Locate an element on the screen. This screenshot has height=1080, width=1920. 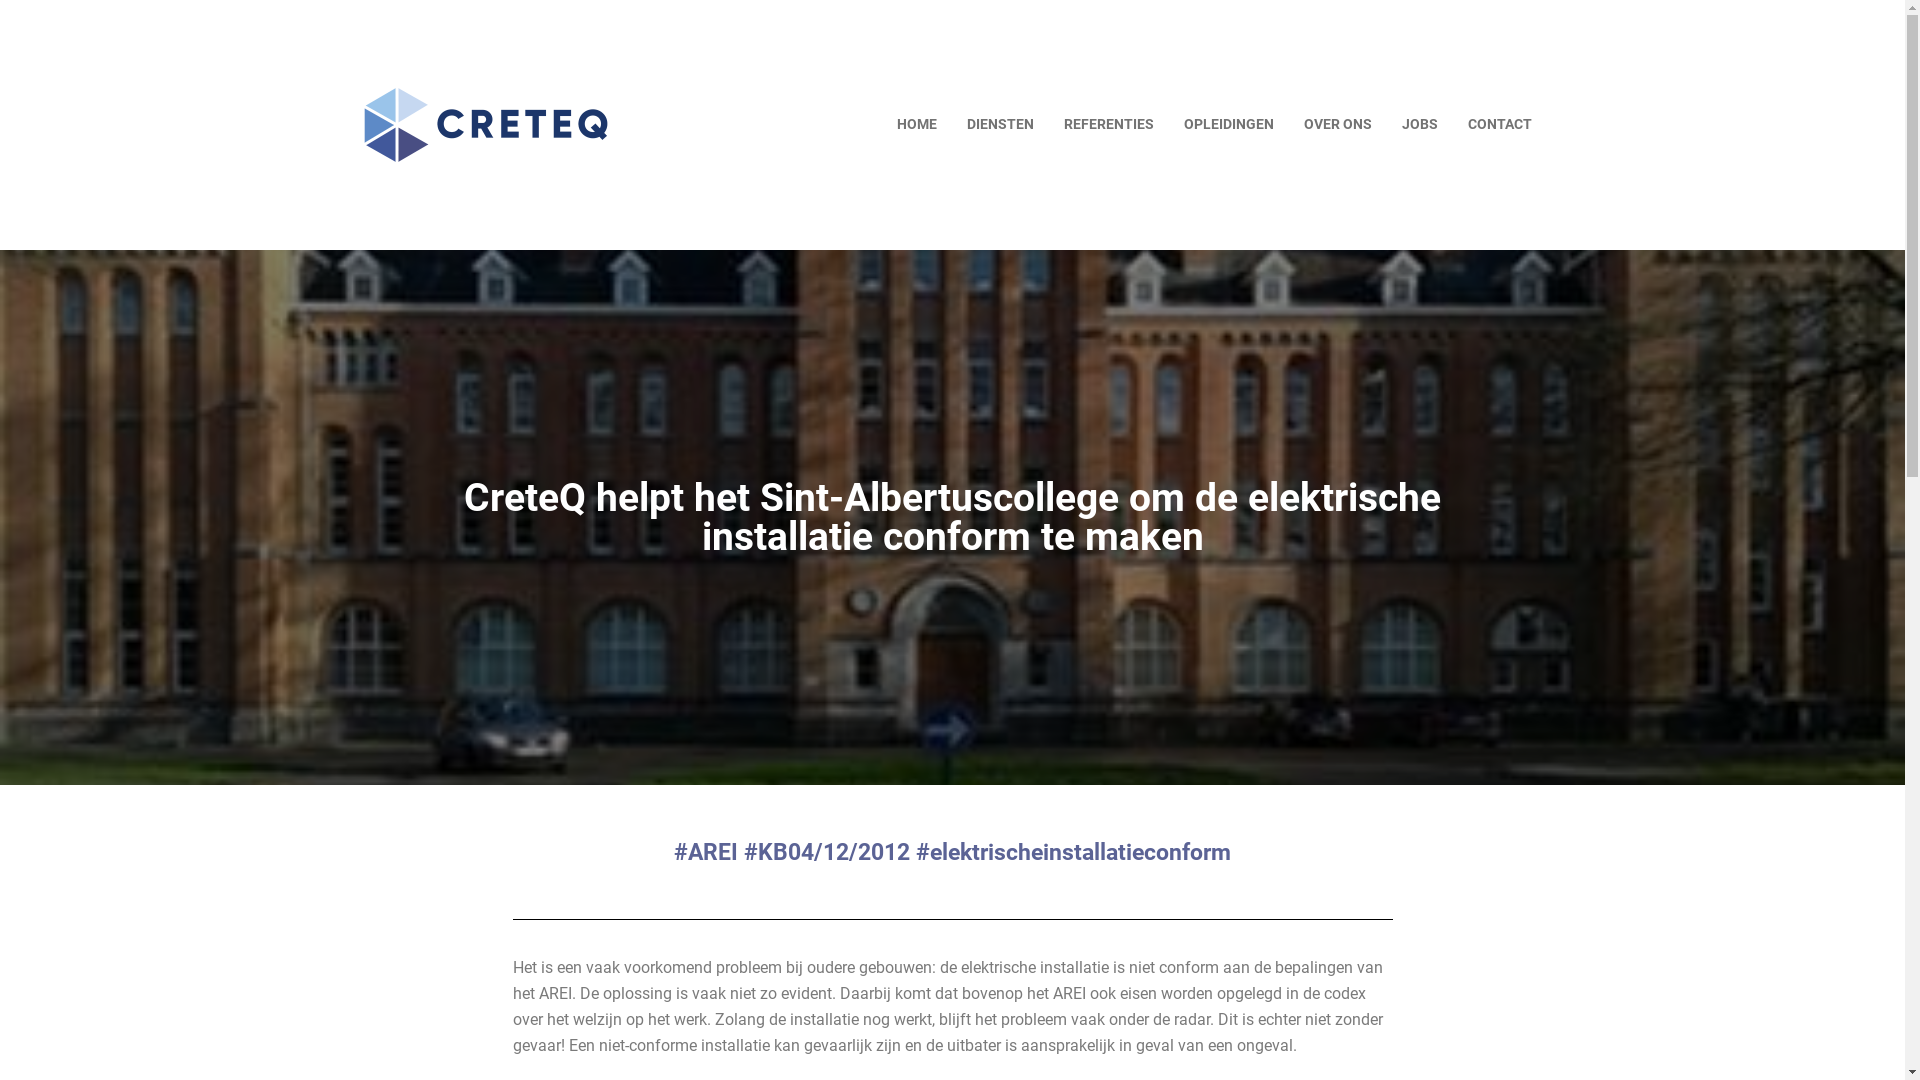
'HOME' is located at coordinates (915, 124).